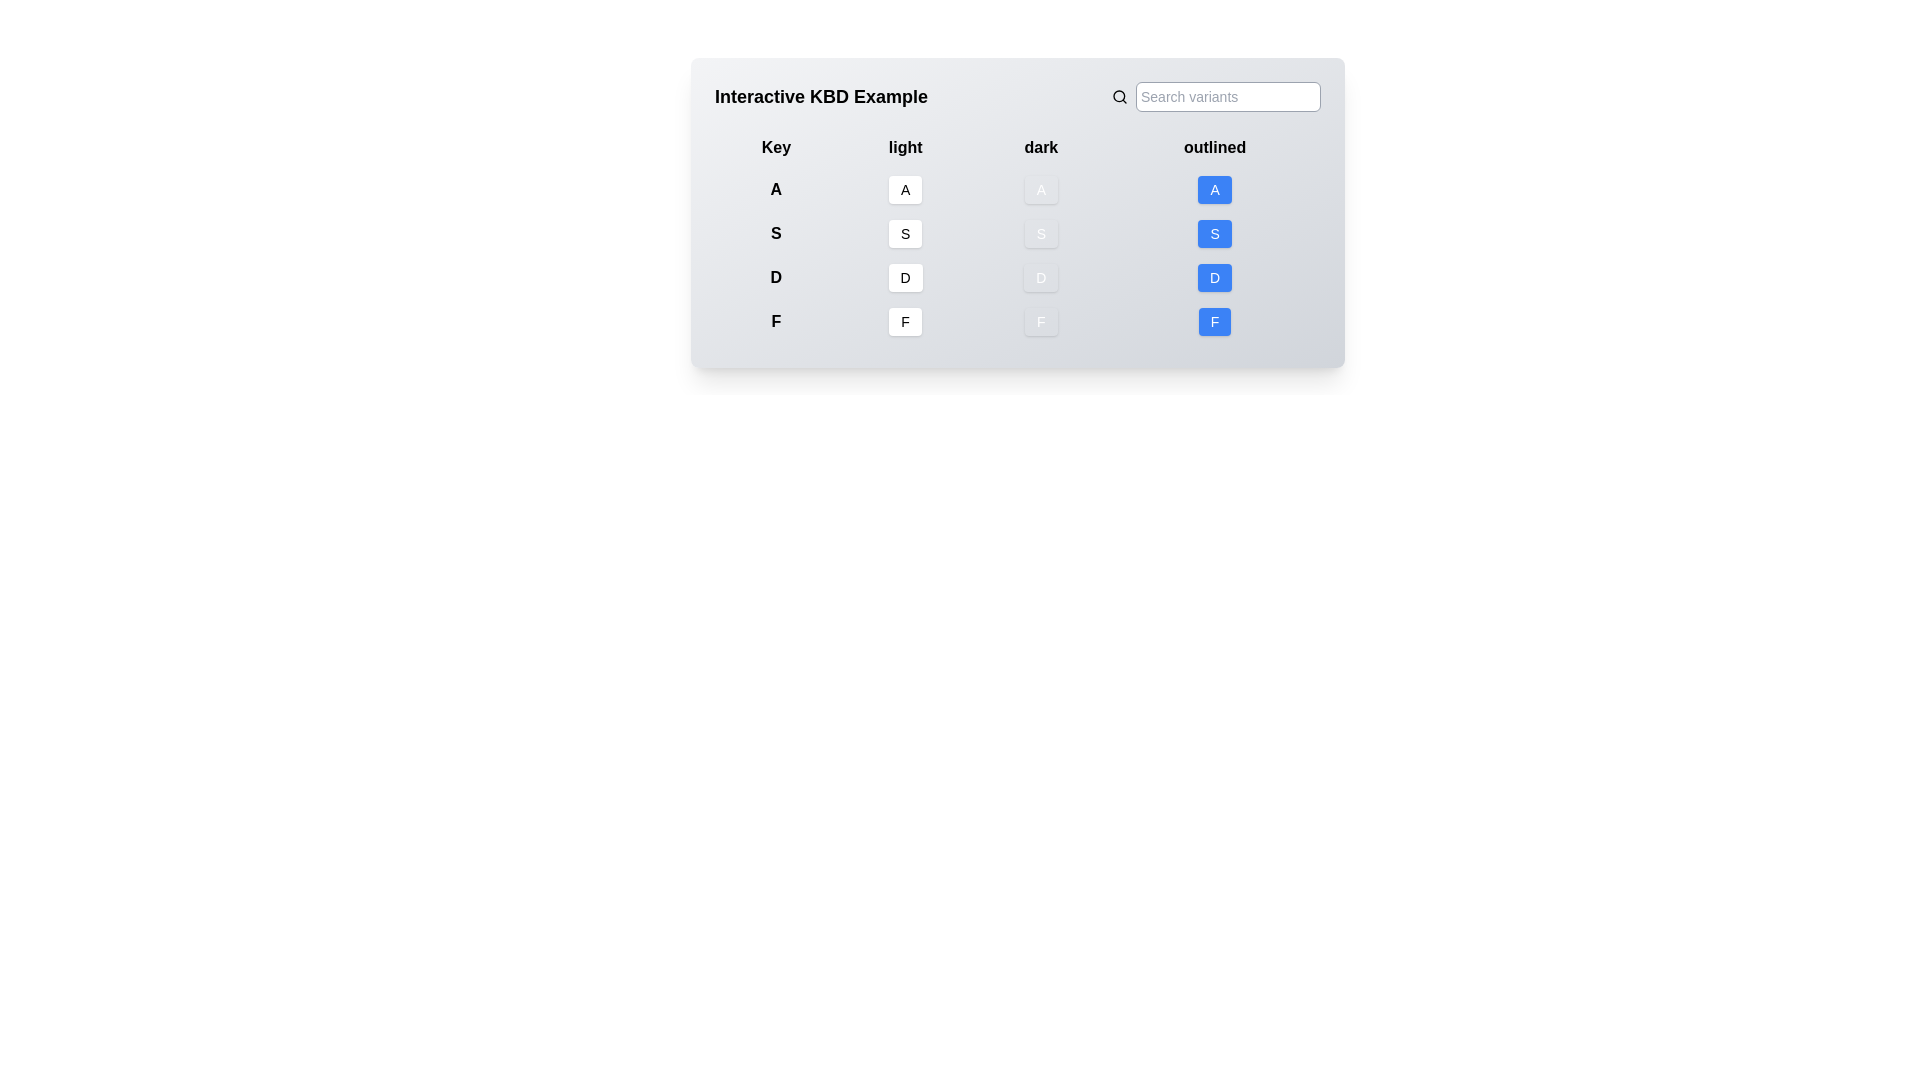  Describe the element at coordinates (904, 320) in the screenshot. I see `the small rectangular button with the character 'F' written in bold, located in the 'light' column, fourth in the row of similar buttons` at that location.